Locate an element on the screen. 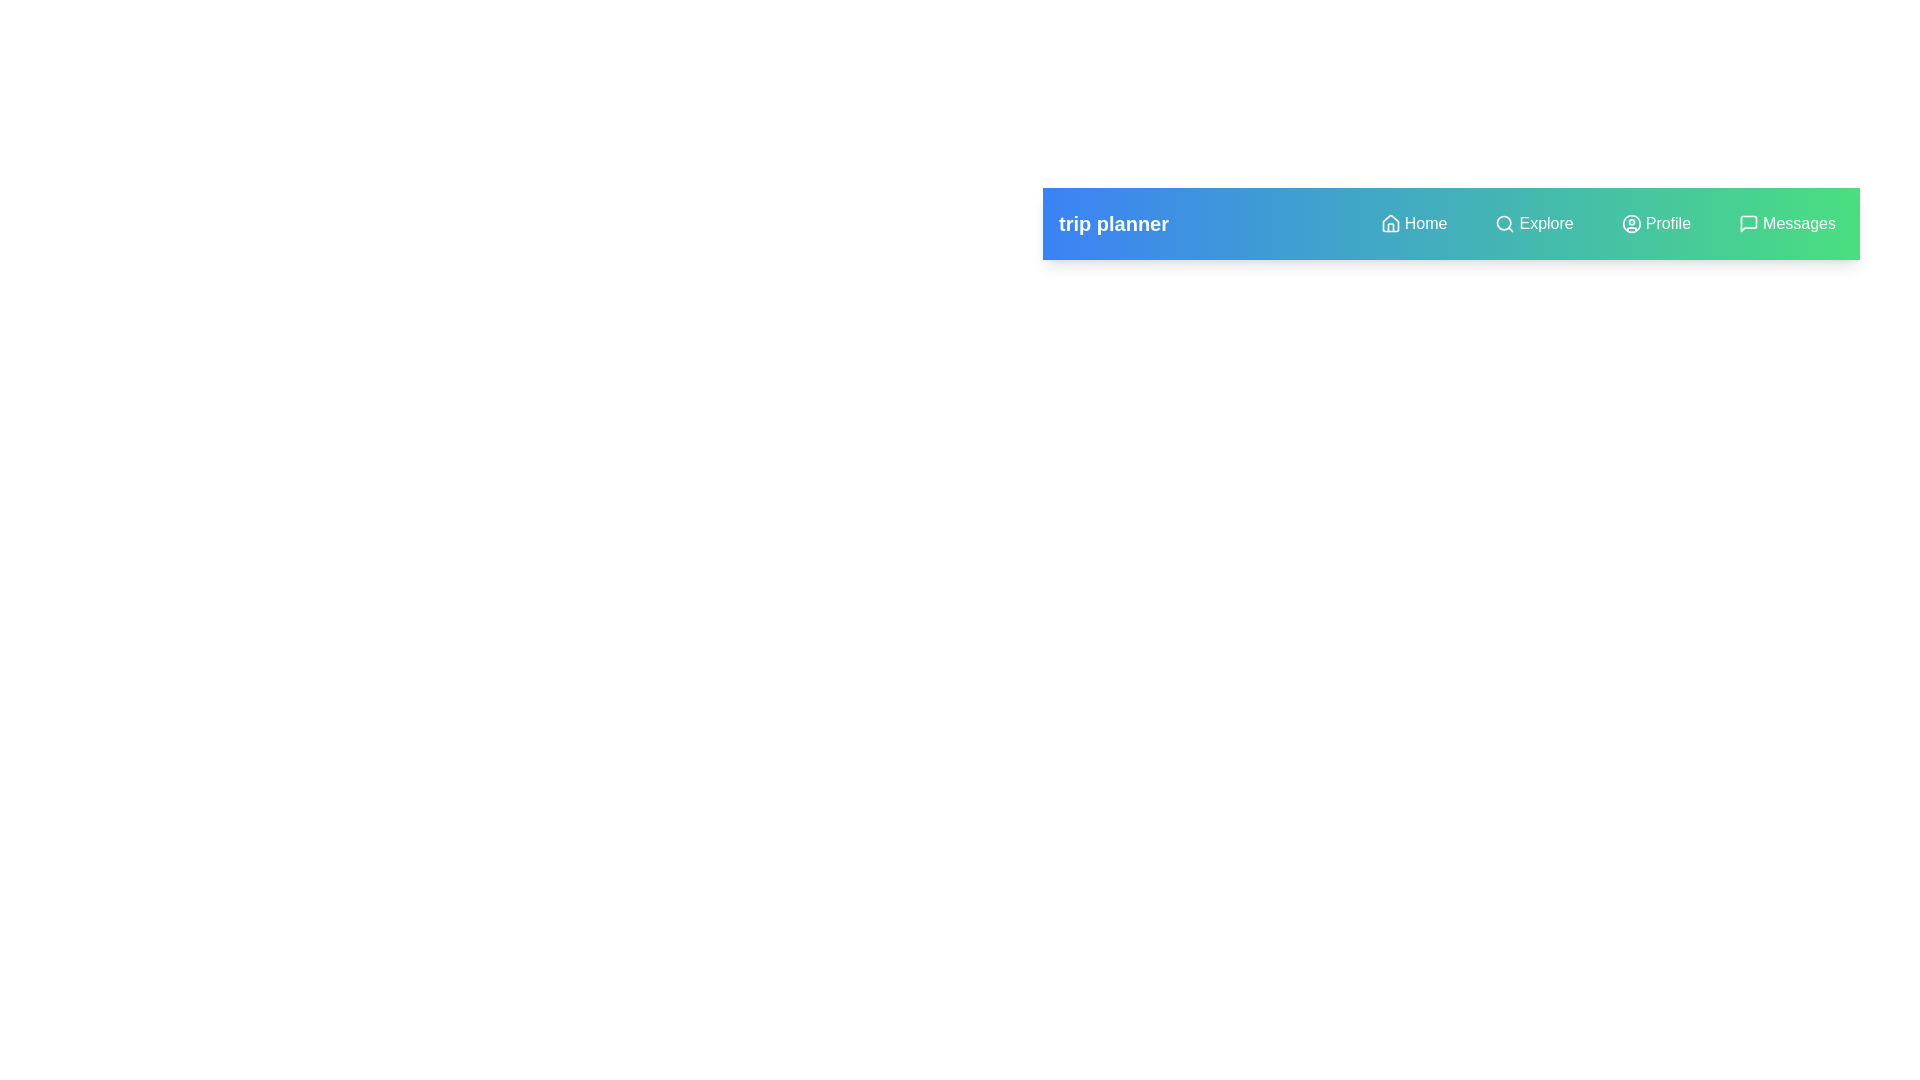 Image resolution: width=1920 pixels, height=1080 pixels. the menu item Messages to observe visual feedback is located at coordinates (1786, 223).